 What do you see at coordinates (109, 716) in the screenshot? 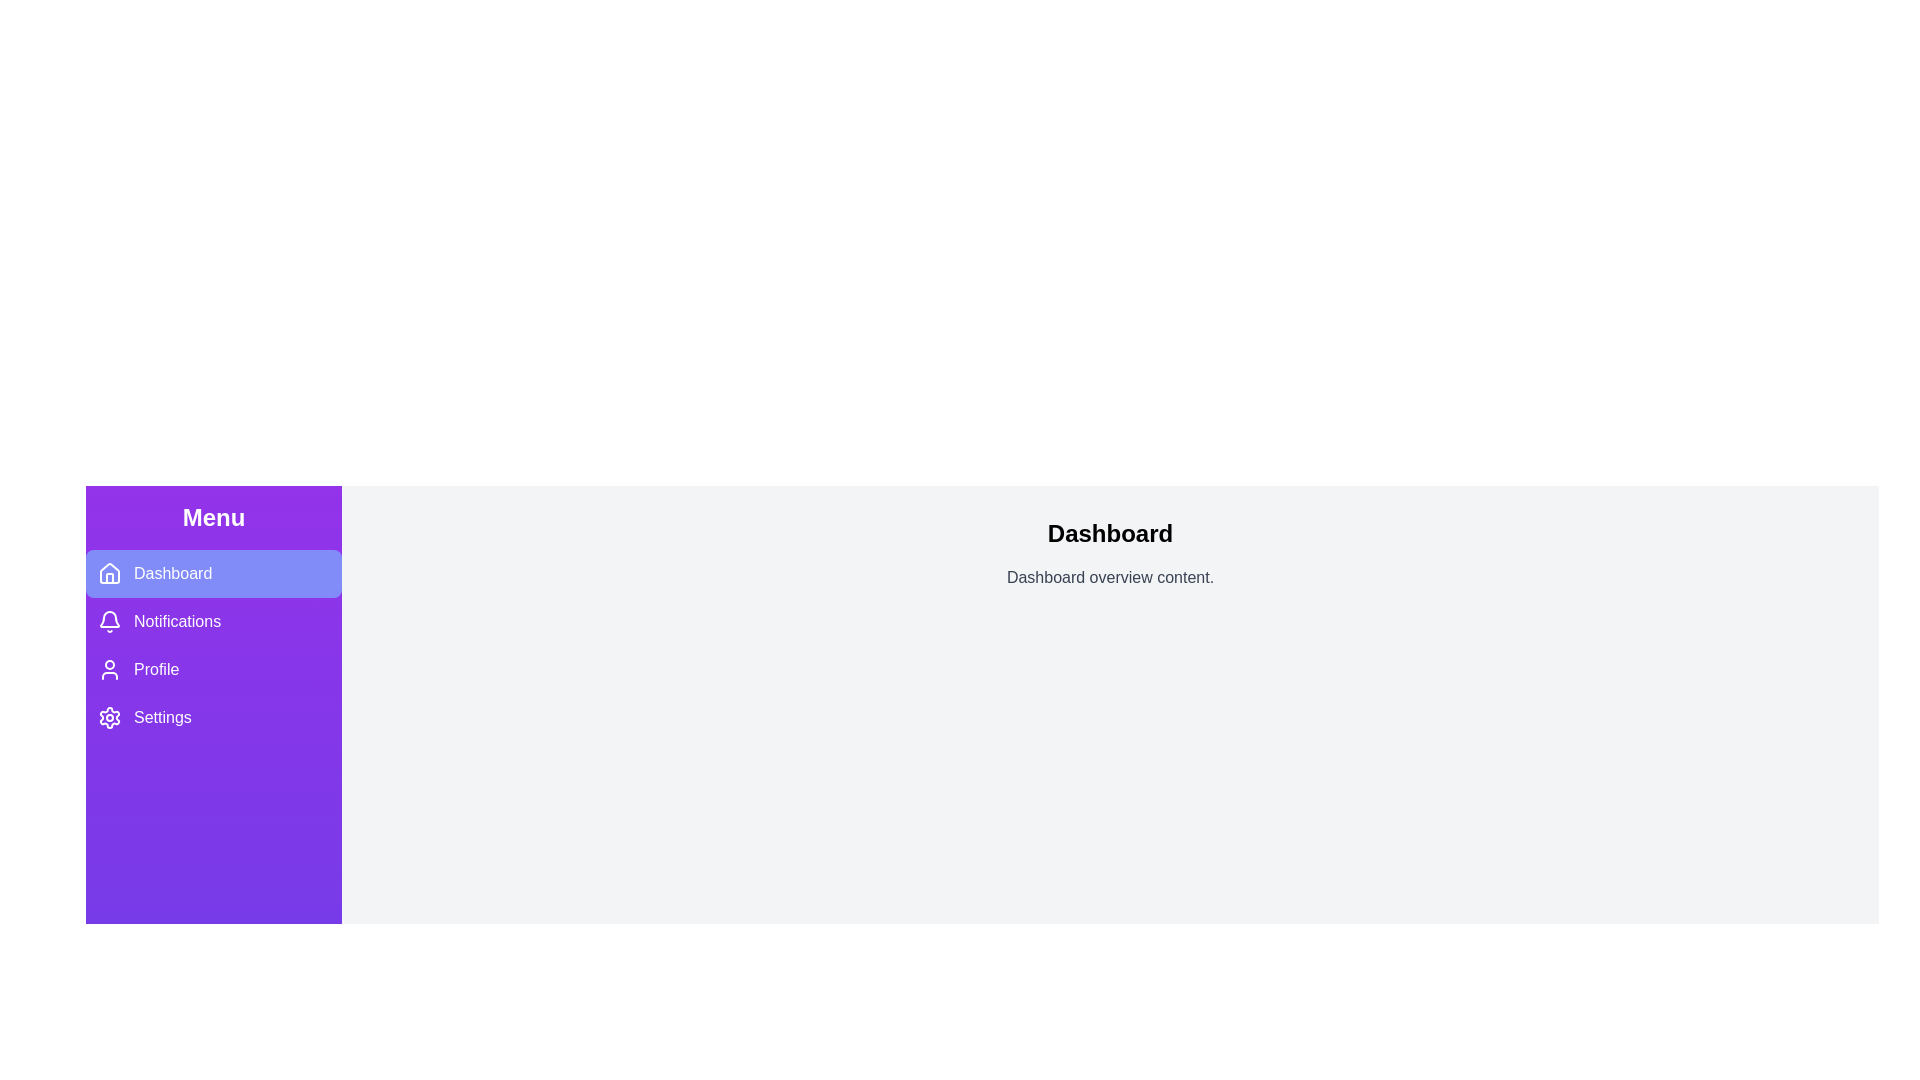
I see `the gear icon associated with settings in the vertical sidebar menu` at bounding box center [109, 716].